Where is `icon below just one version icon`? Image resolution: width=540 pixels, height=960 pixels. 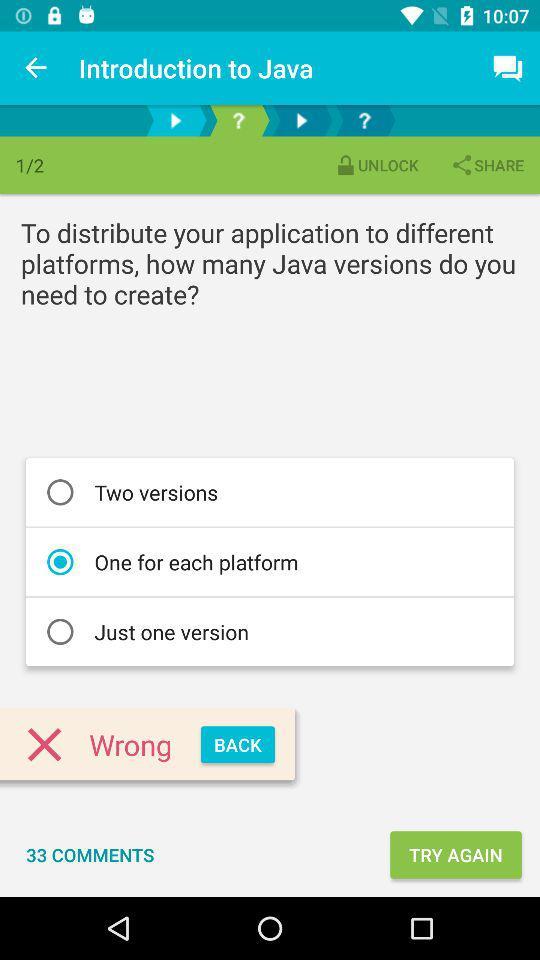 icon below just one version icon is located at coordinates (237, 743).